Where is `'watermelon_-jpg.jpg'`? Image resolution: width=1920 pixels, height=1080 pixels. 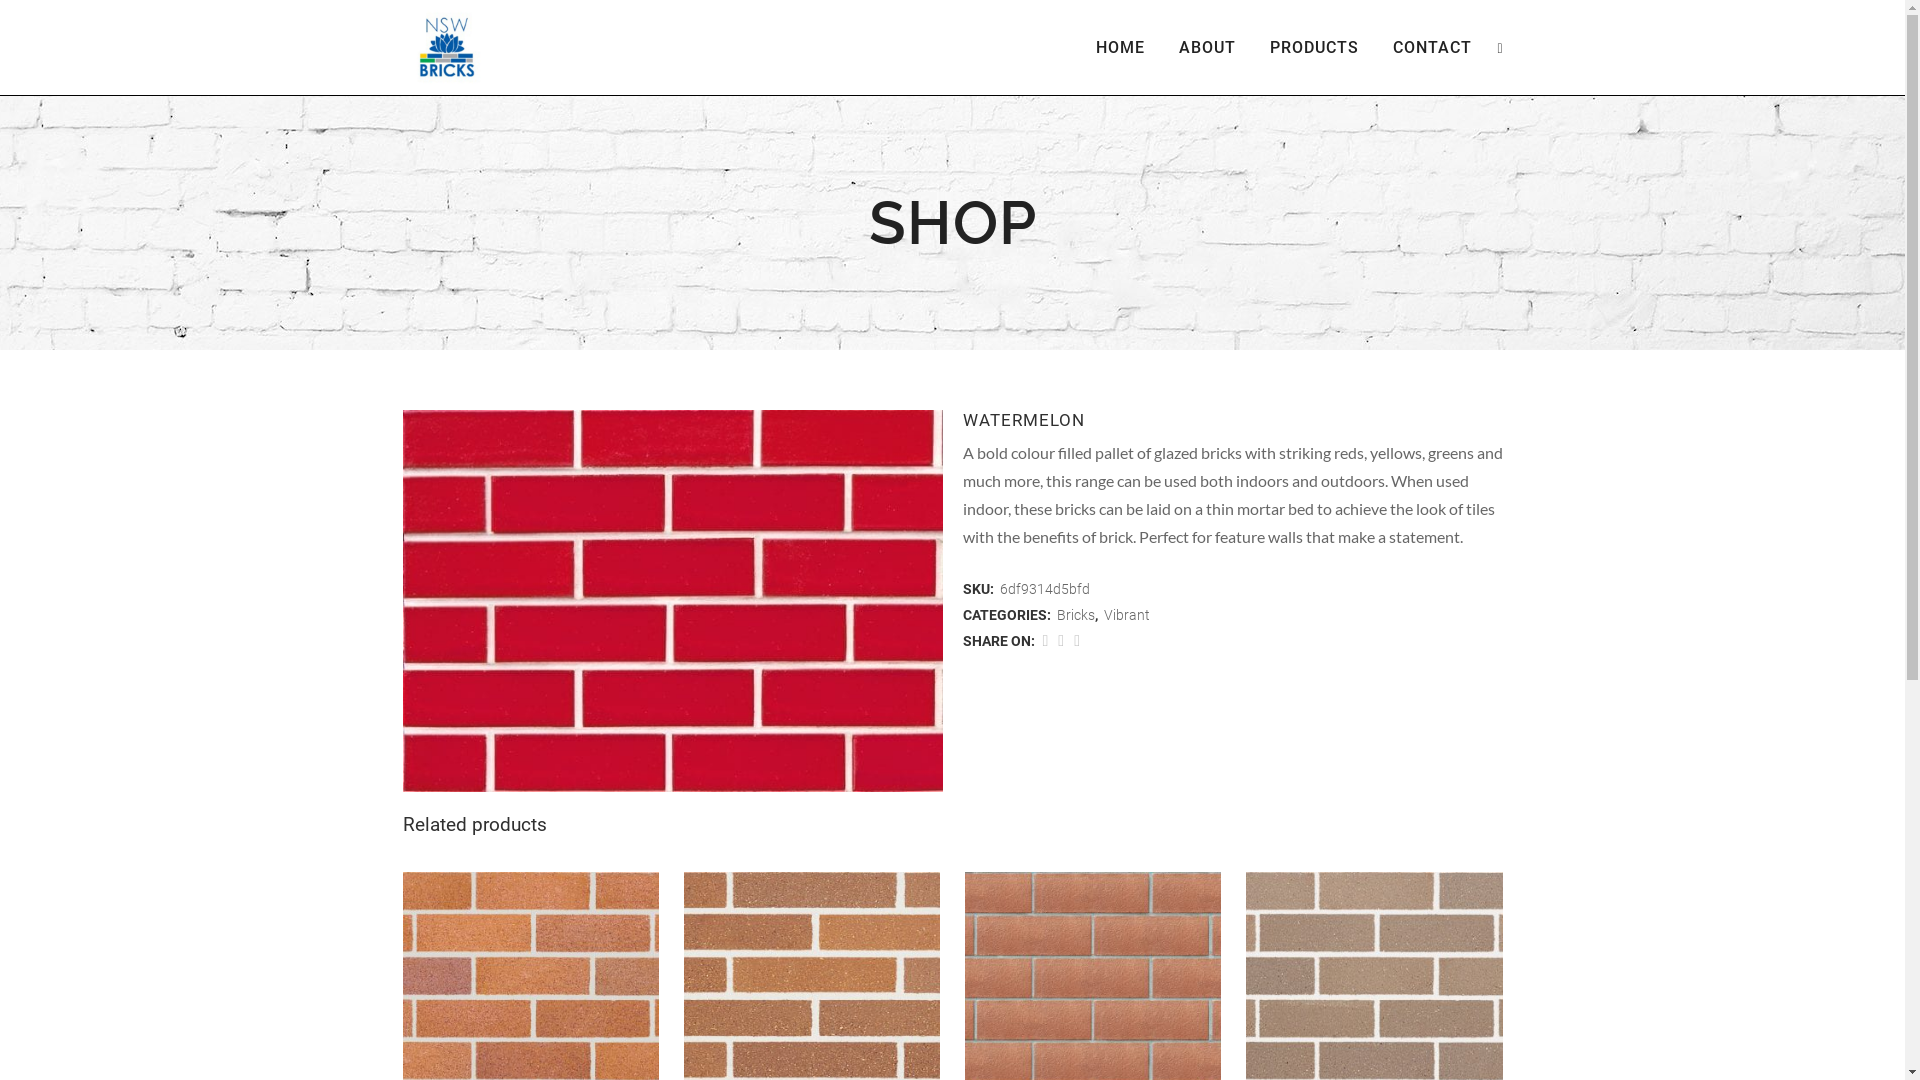
'watermelon_-jpg.jpg' is located at coordinates (672, 600).